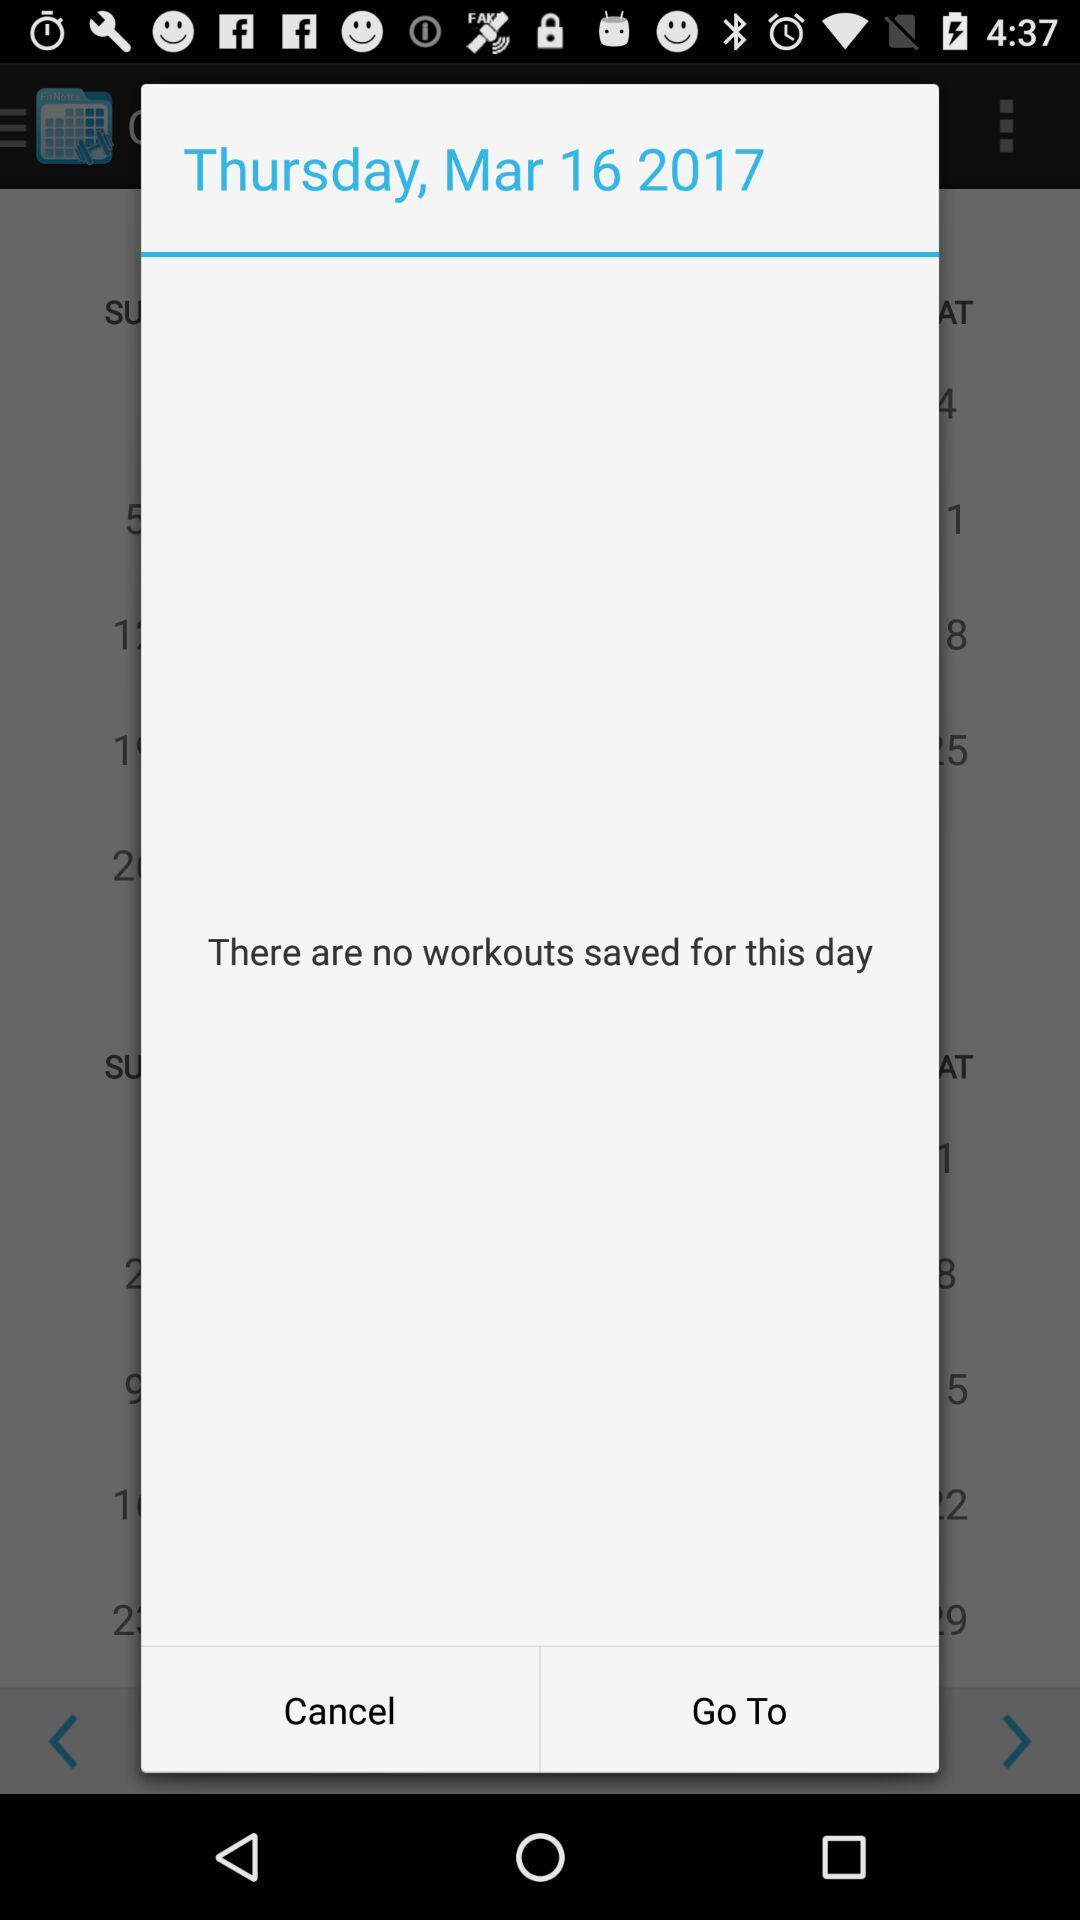 Image resolution: width=1080 pixels, height=1920 pixels. I want to click on the go to button, so click(739, 1708).